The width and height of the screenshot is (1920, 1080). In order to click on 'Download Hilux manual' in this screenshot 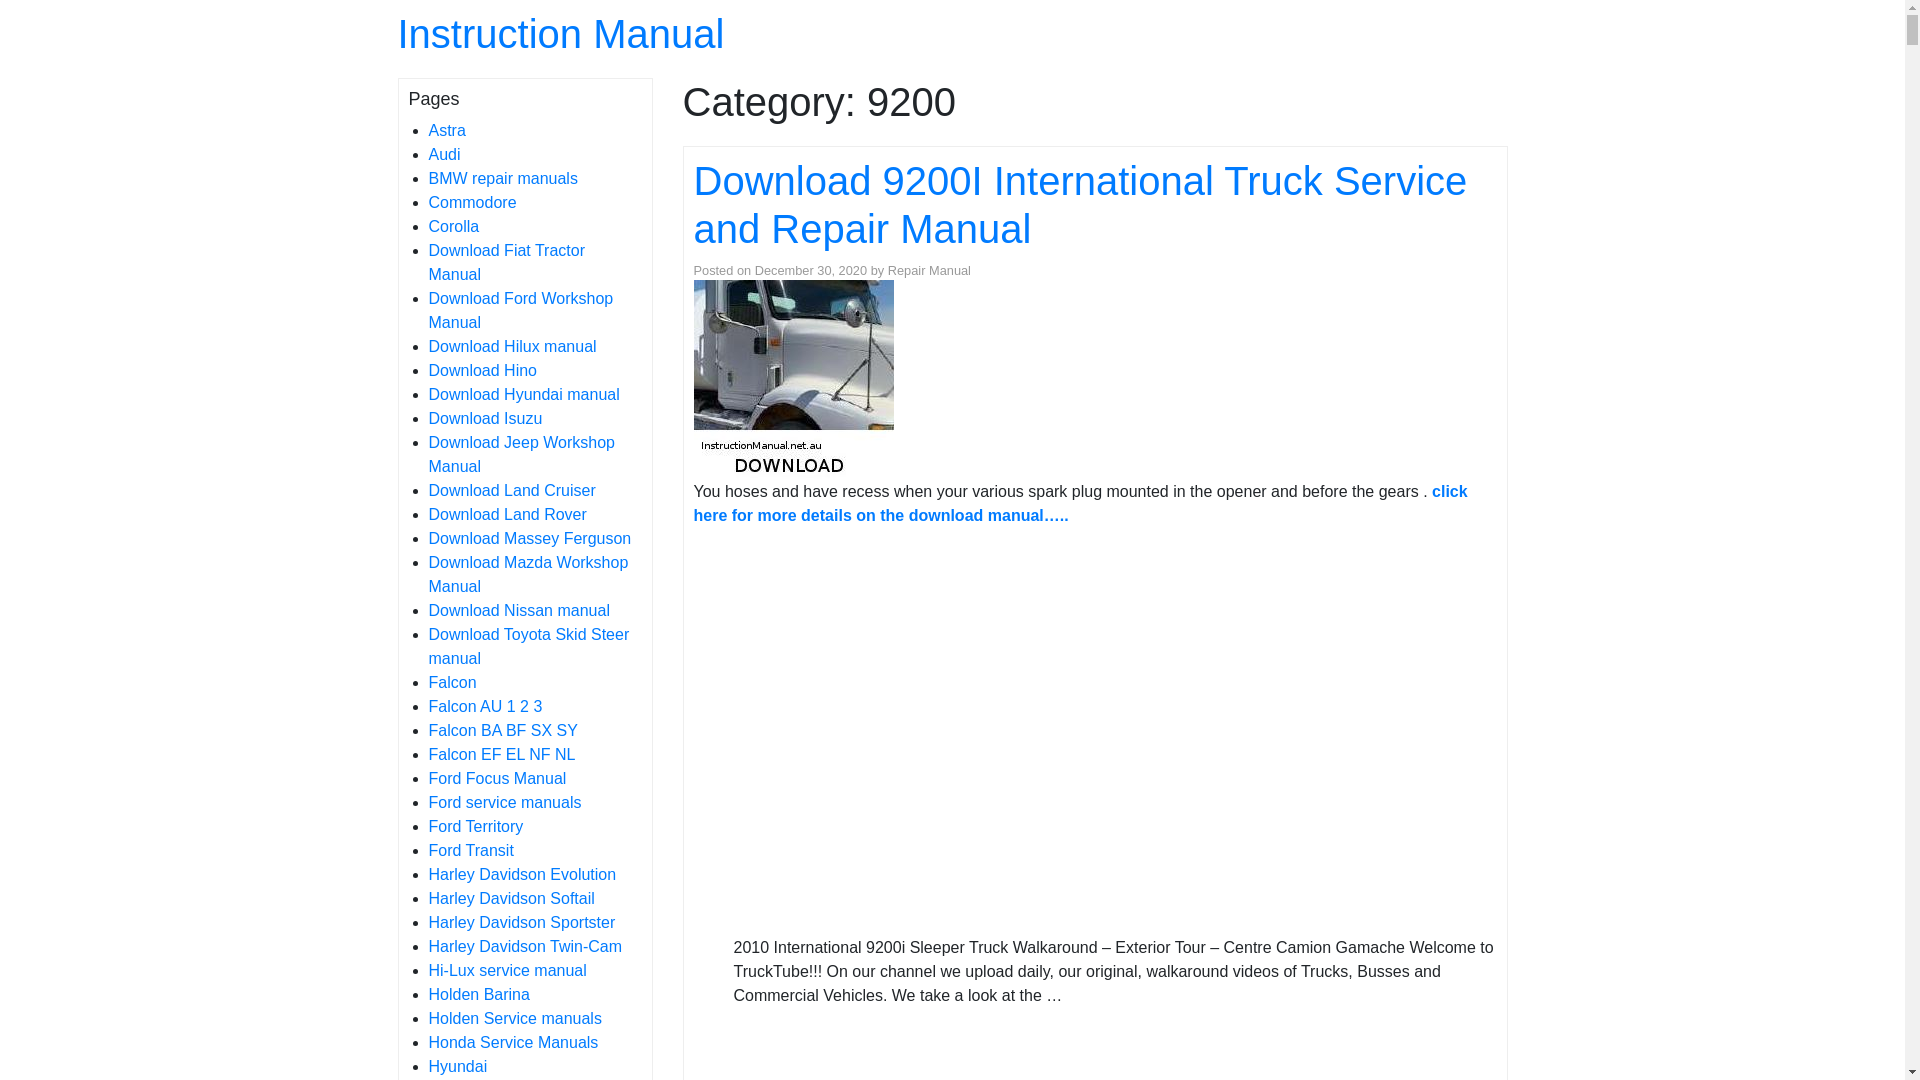, I will do `click(426, 345)`.